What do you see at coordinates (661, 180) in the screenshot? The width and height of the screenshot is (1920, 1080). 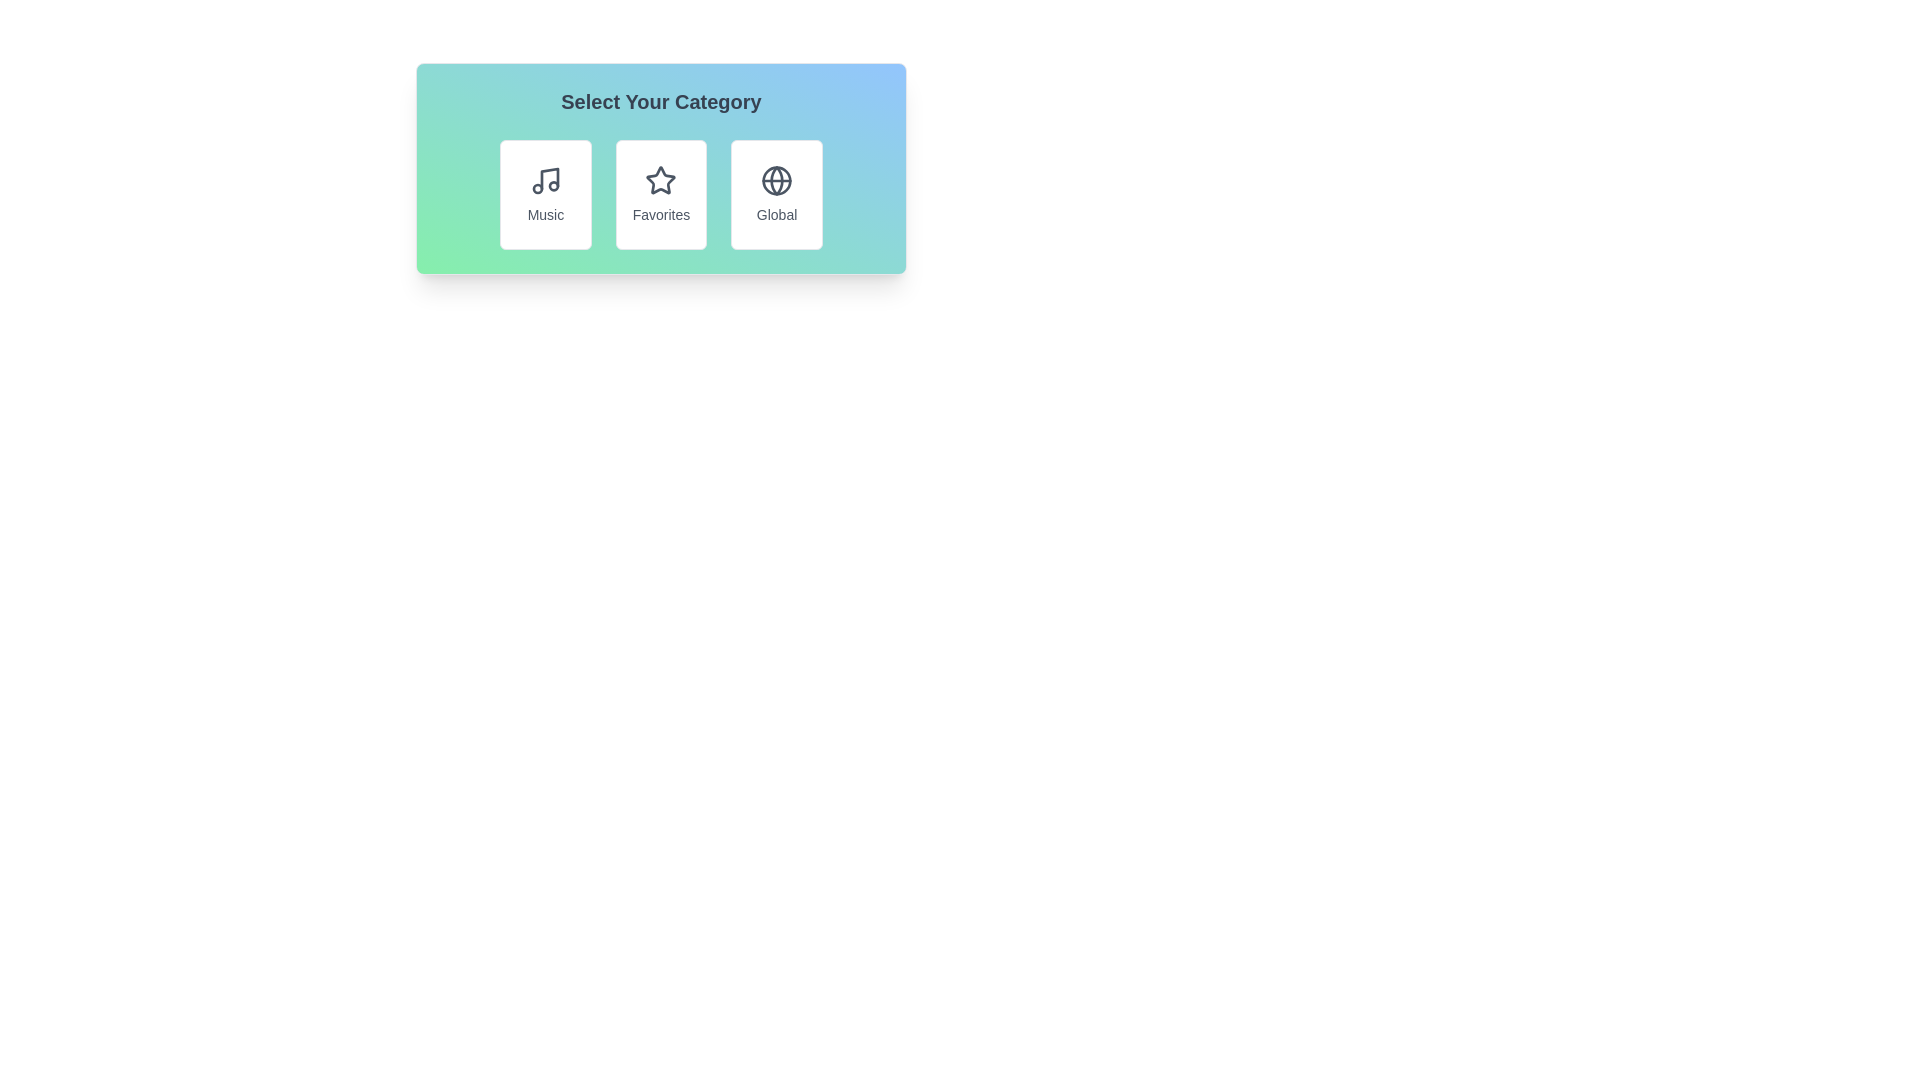 I see `the central icon of the 'Favorites' button` at bounding box center [661, 180].